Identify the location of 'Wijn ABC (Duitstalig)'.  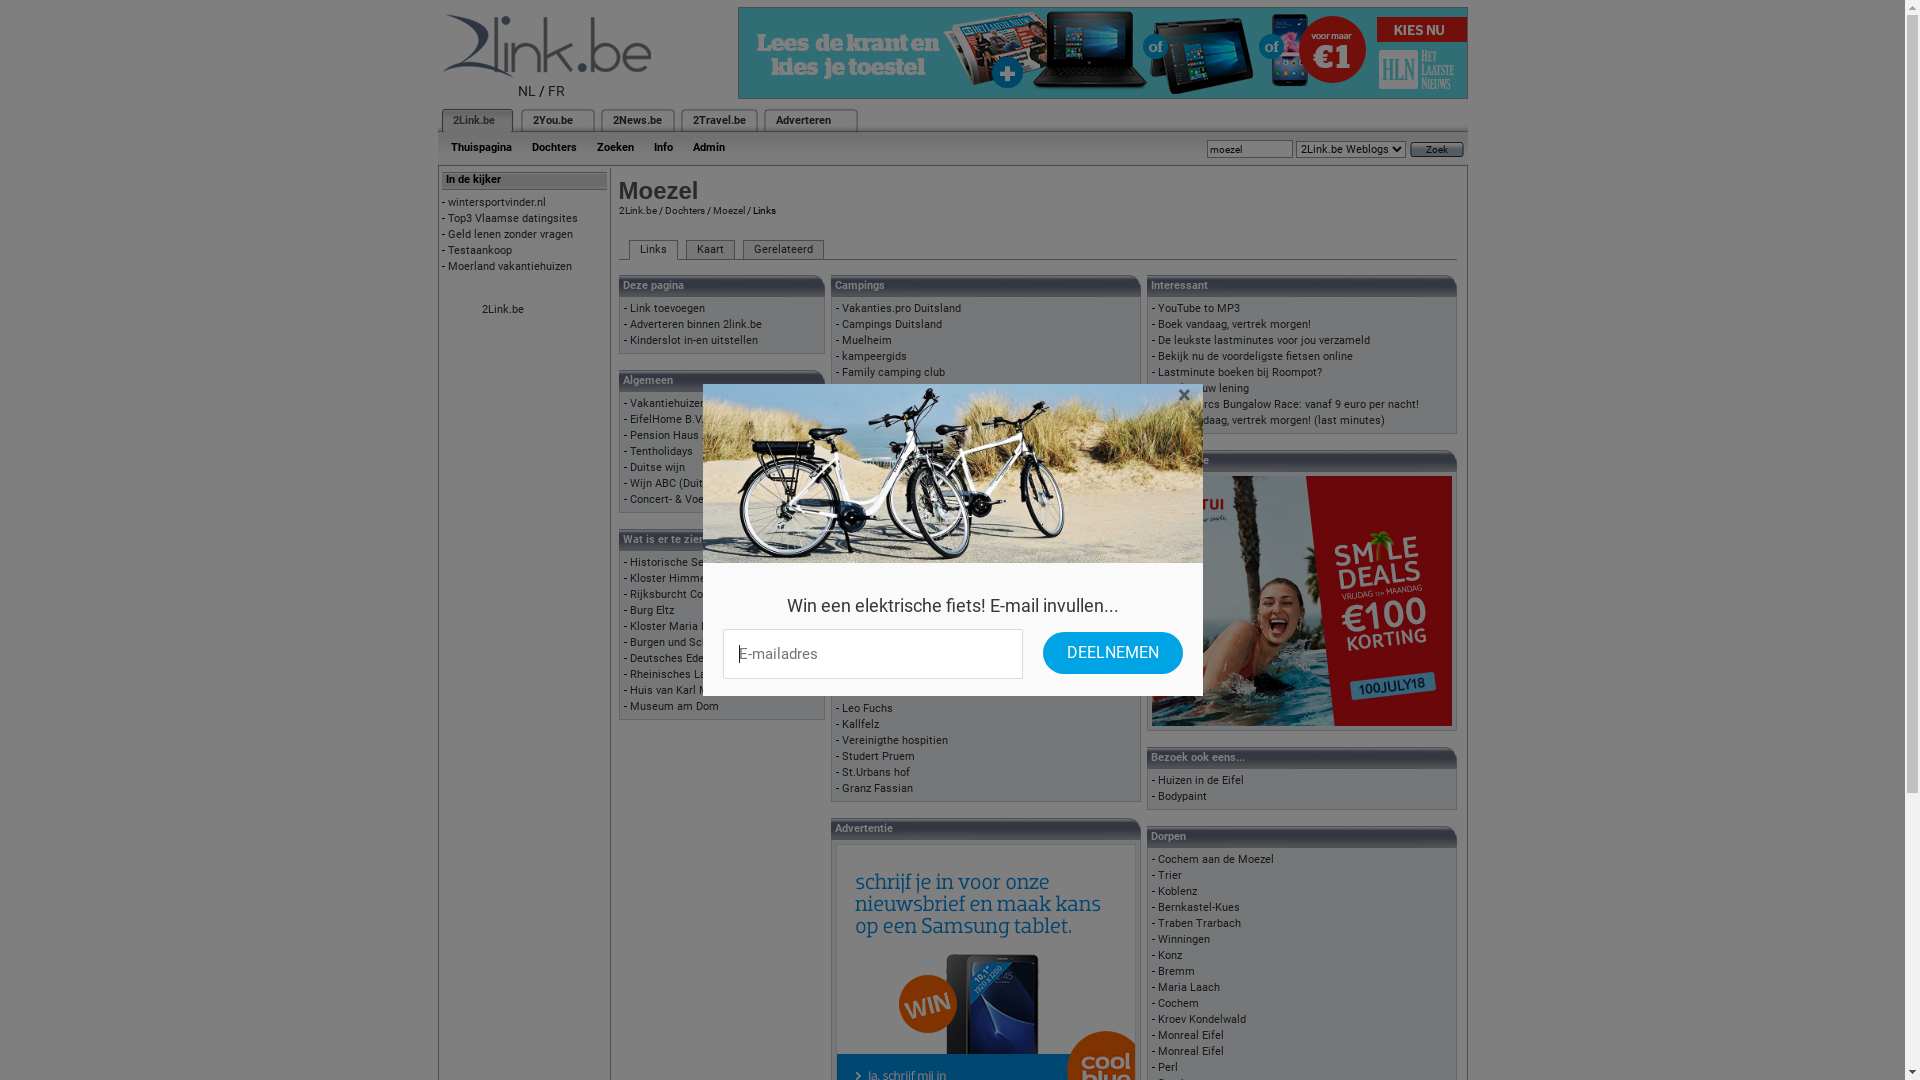
(682, 483).